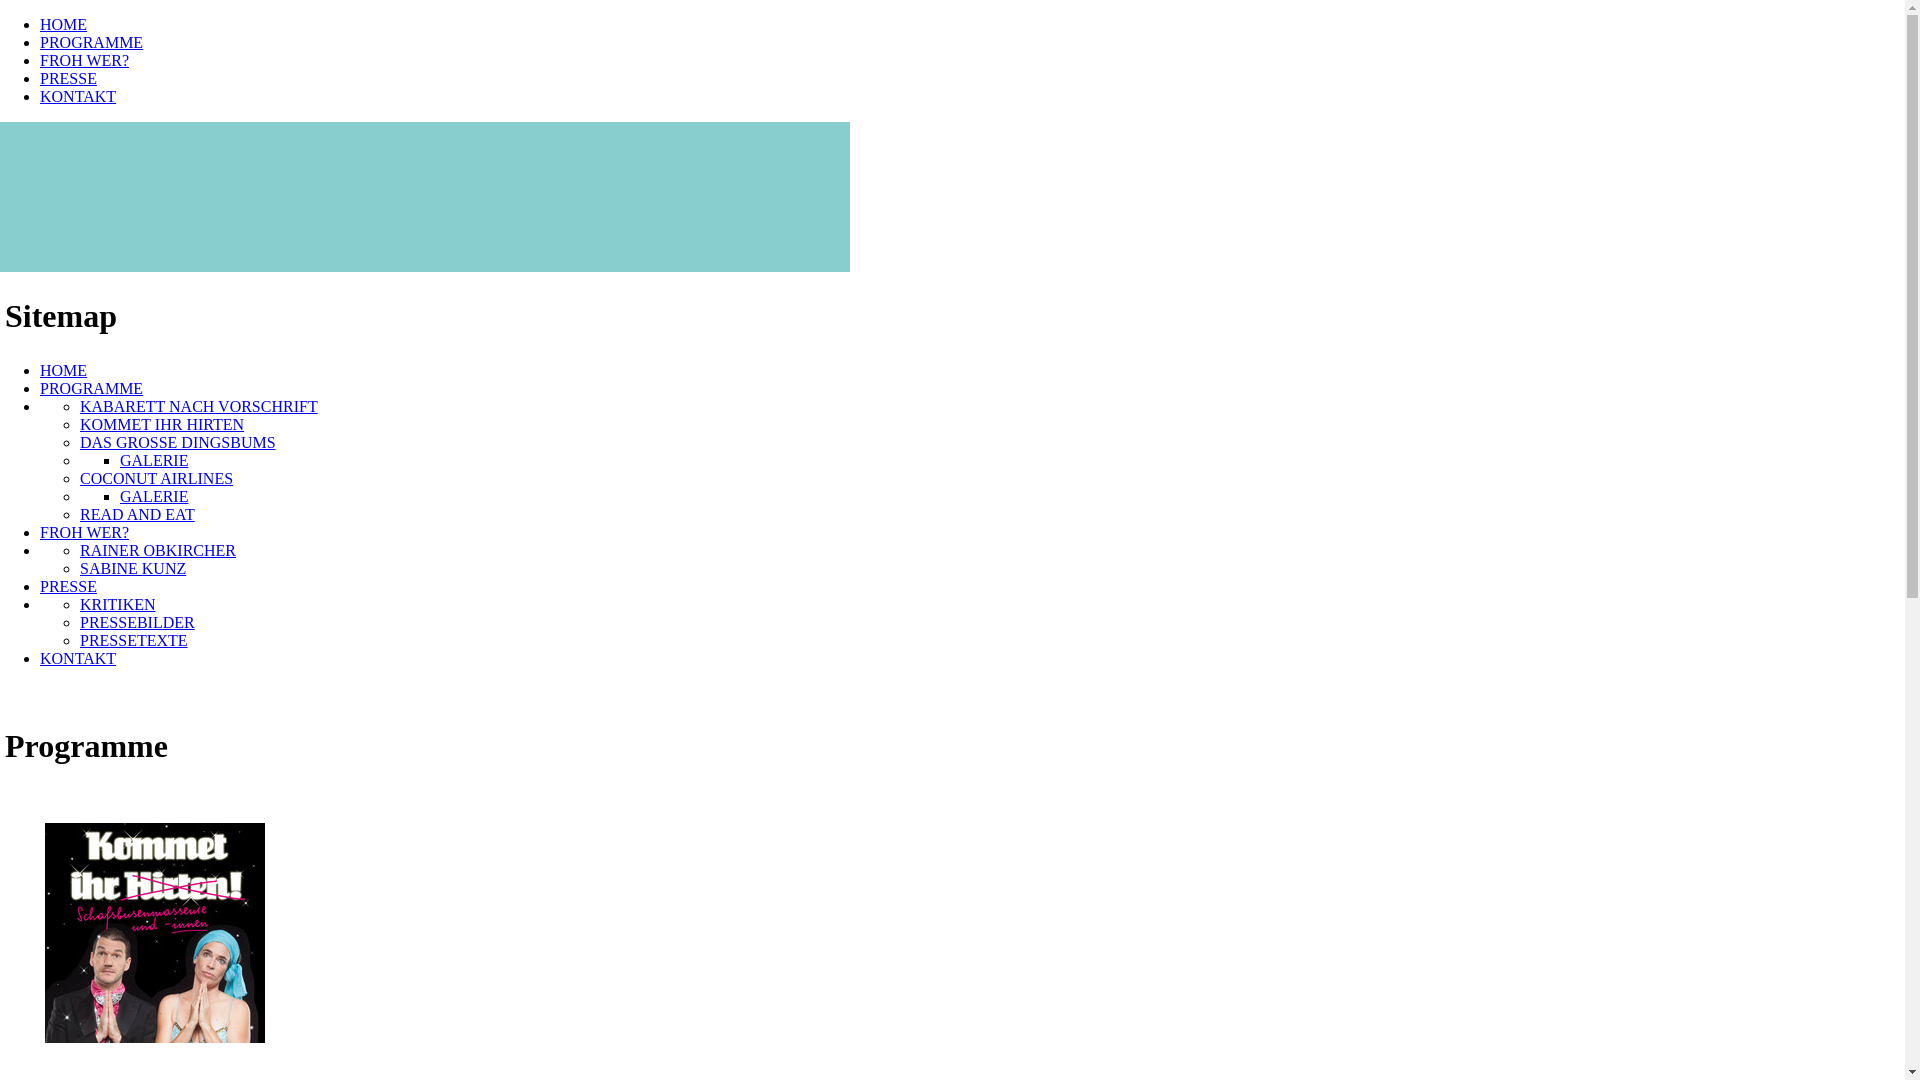  Describe the element at coordinates (177, 441) in the screenshot. I see `'DAS GROSSE DINGSBUMS'` at that location.